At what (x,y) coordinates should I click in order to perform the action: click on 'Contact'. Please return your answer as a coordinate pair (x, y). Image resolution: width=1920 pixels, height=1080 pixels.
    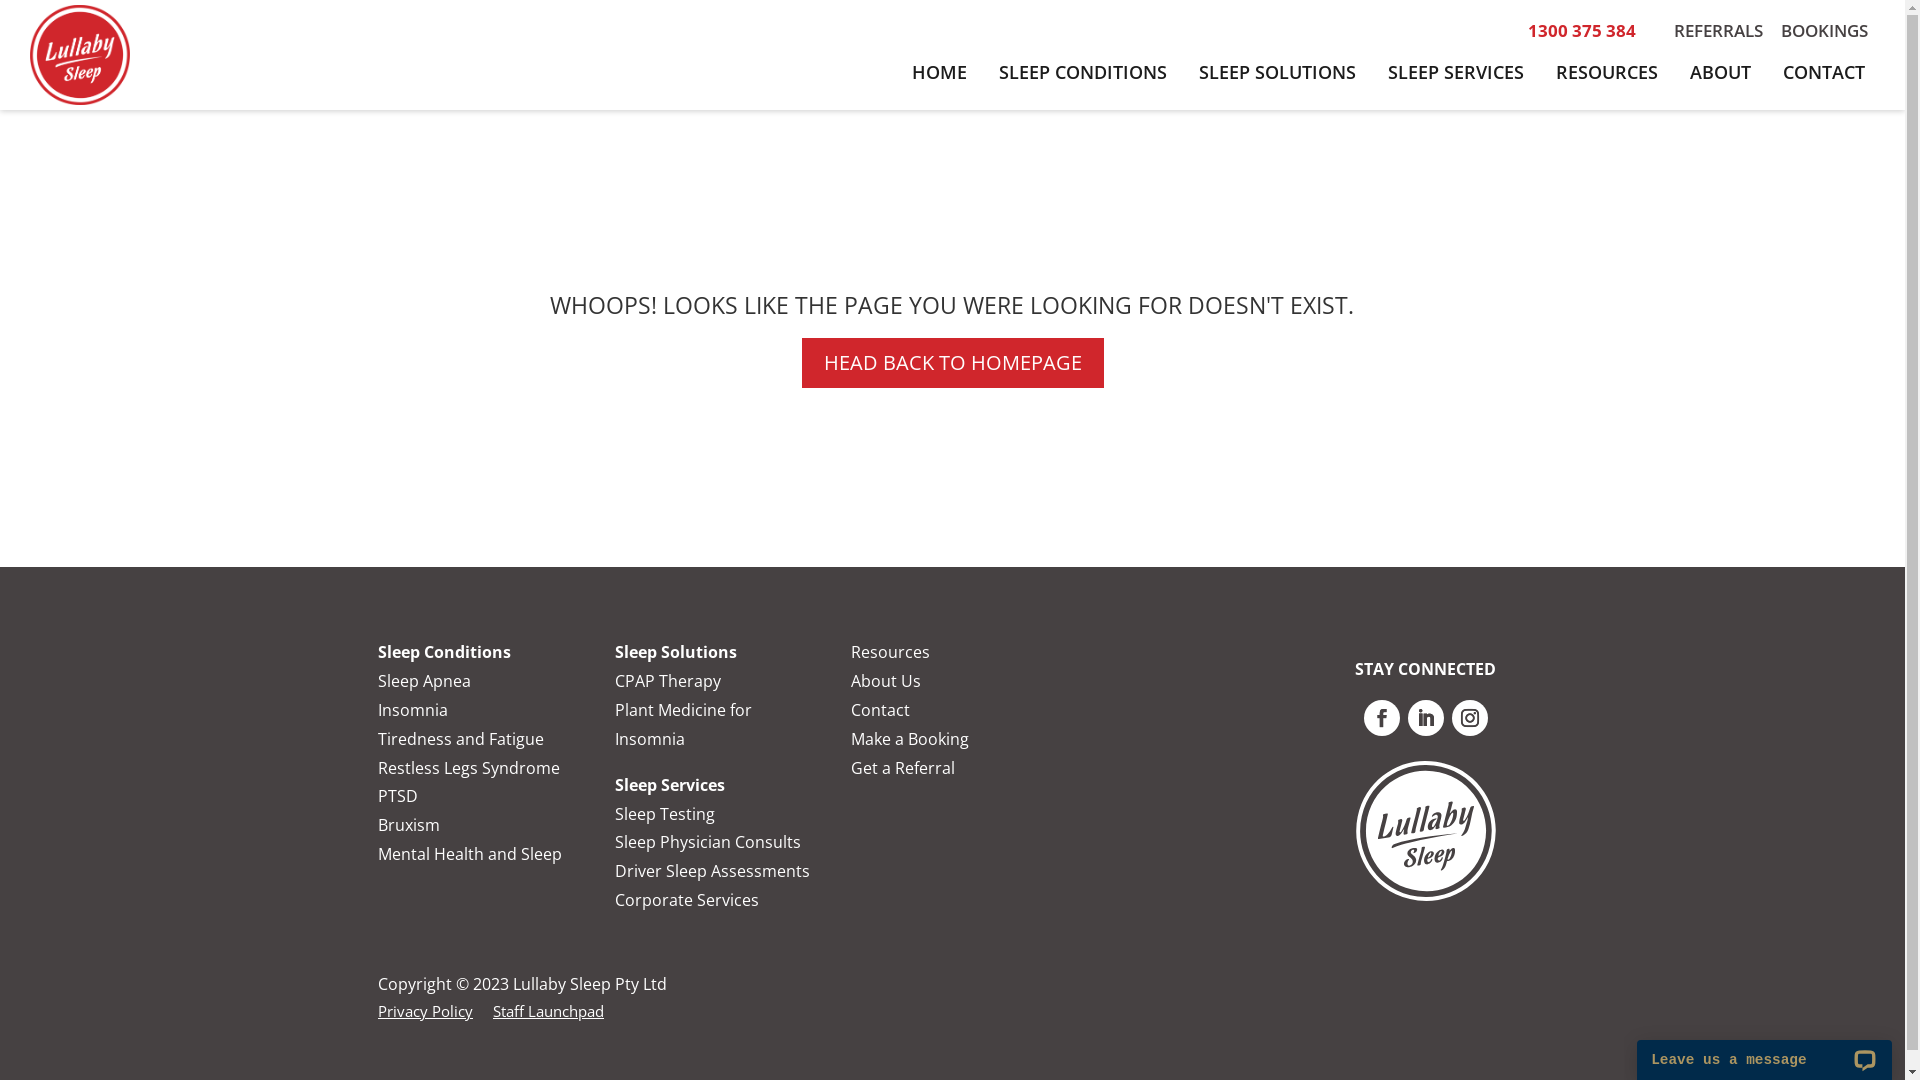
    Looking at the image, I should click on (880, 708).